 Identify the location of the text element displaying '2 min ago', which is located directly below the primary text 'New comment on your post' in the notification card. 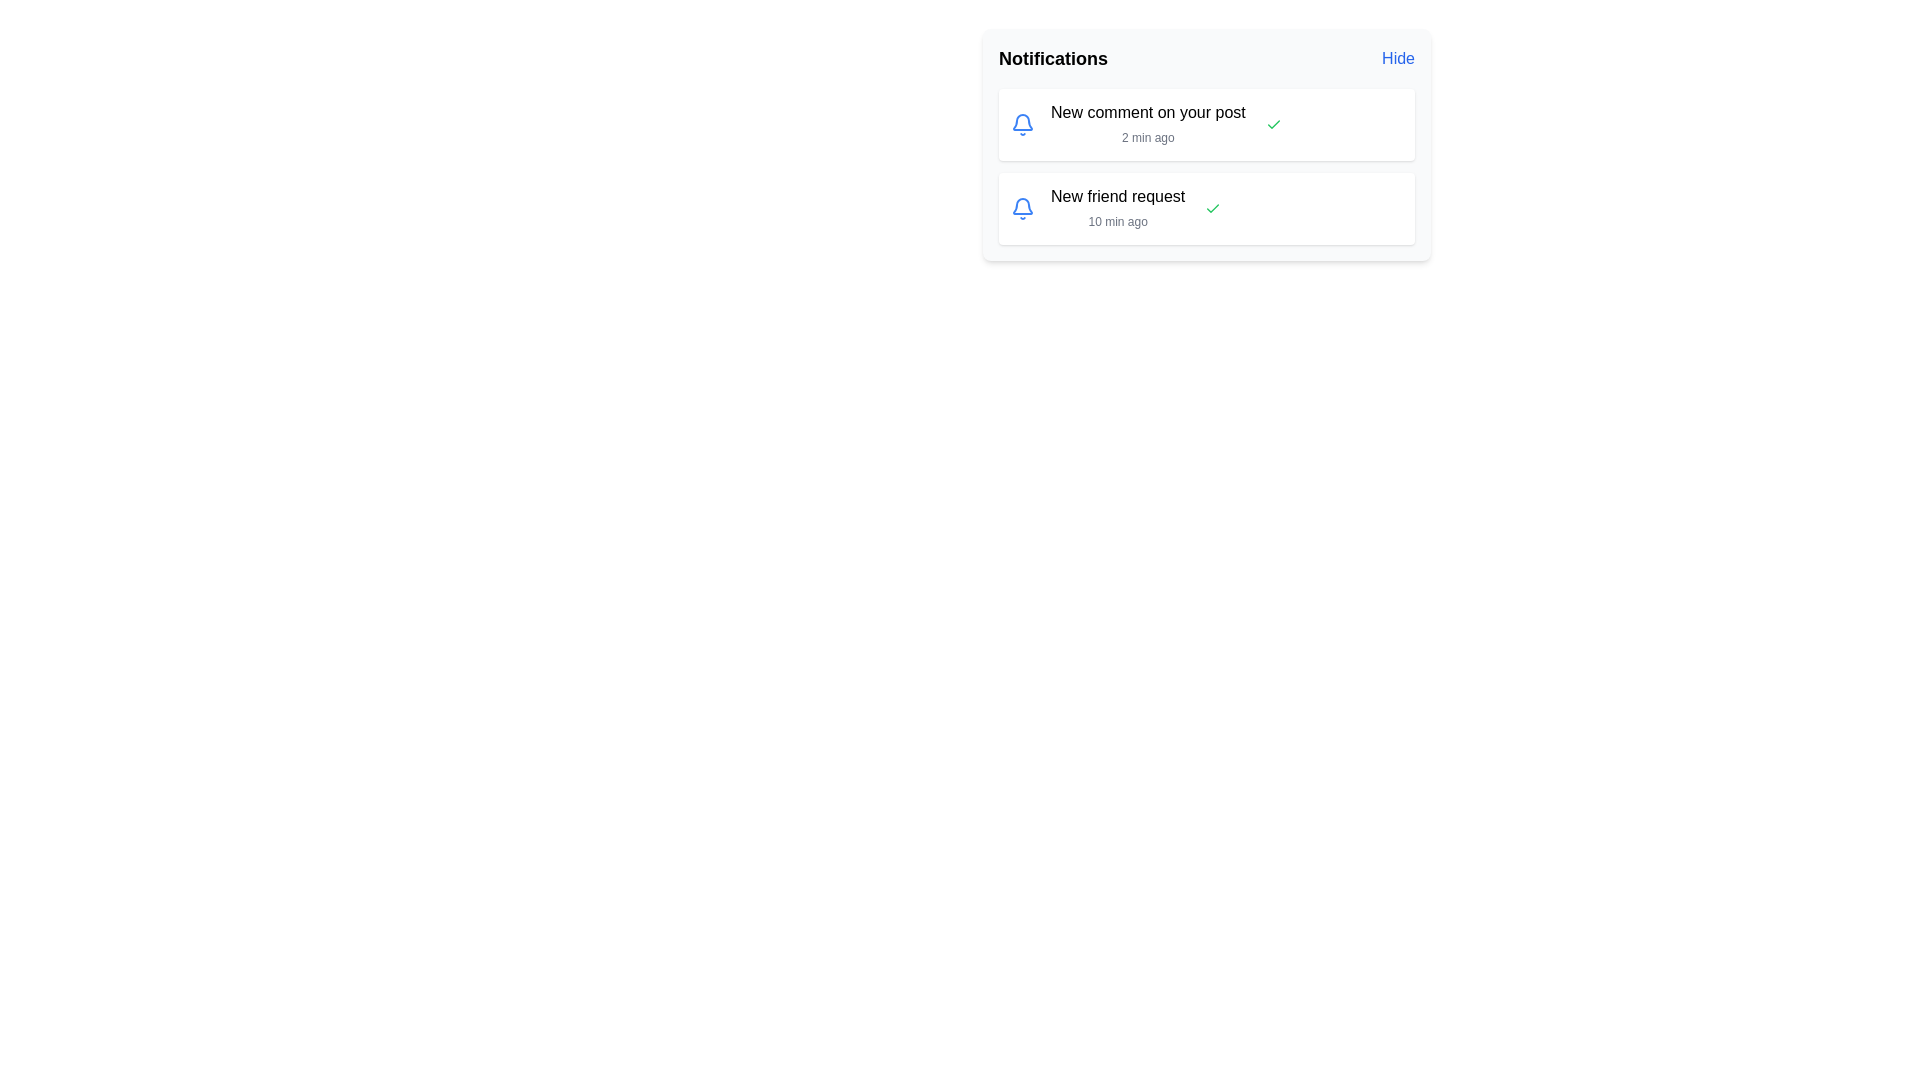
(1148, 137).